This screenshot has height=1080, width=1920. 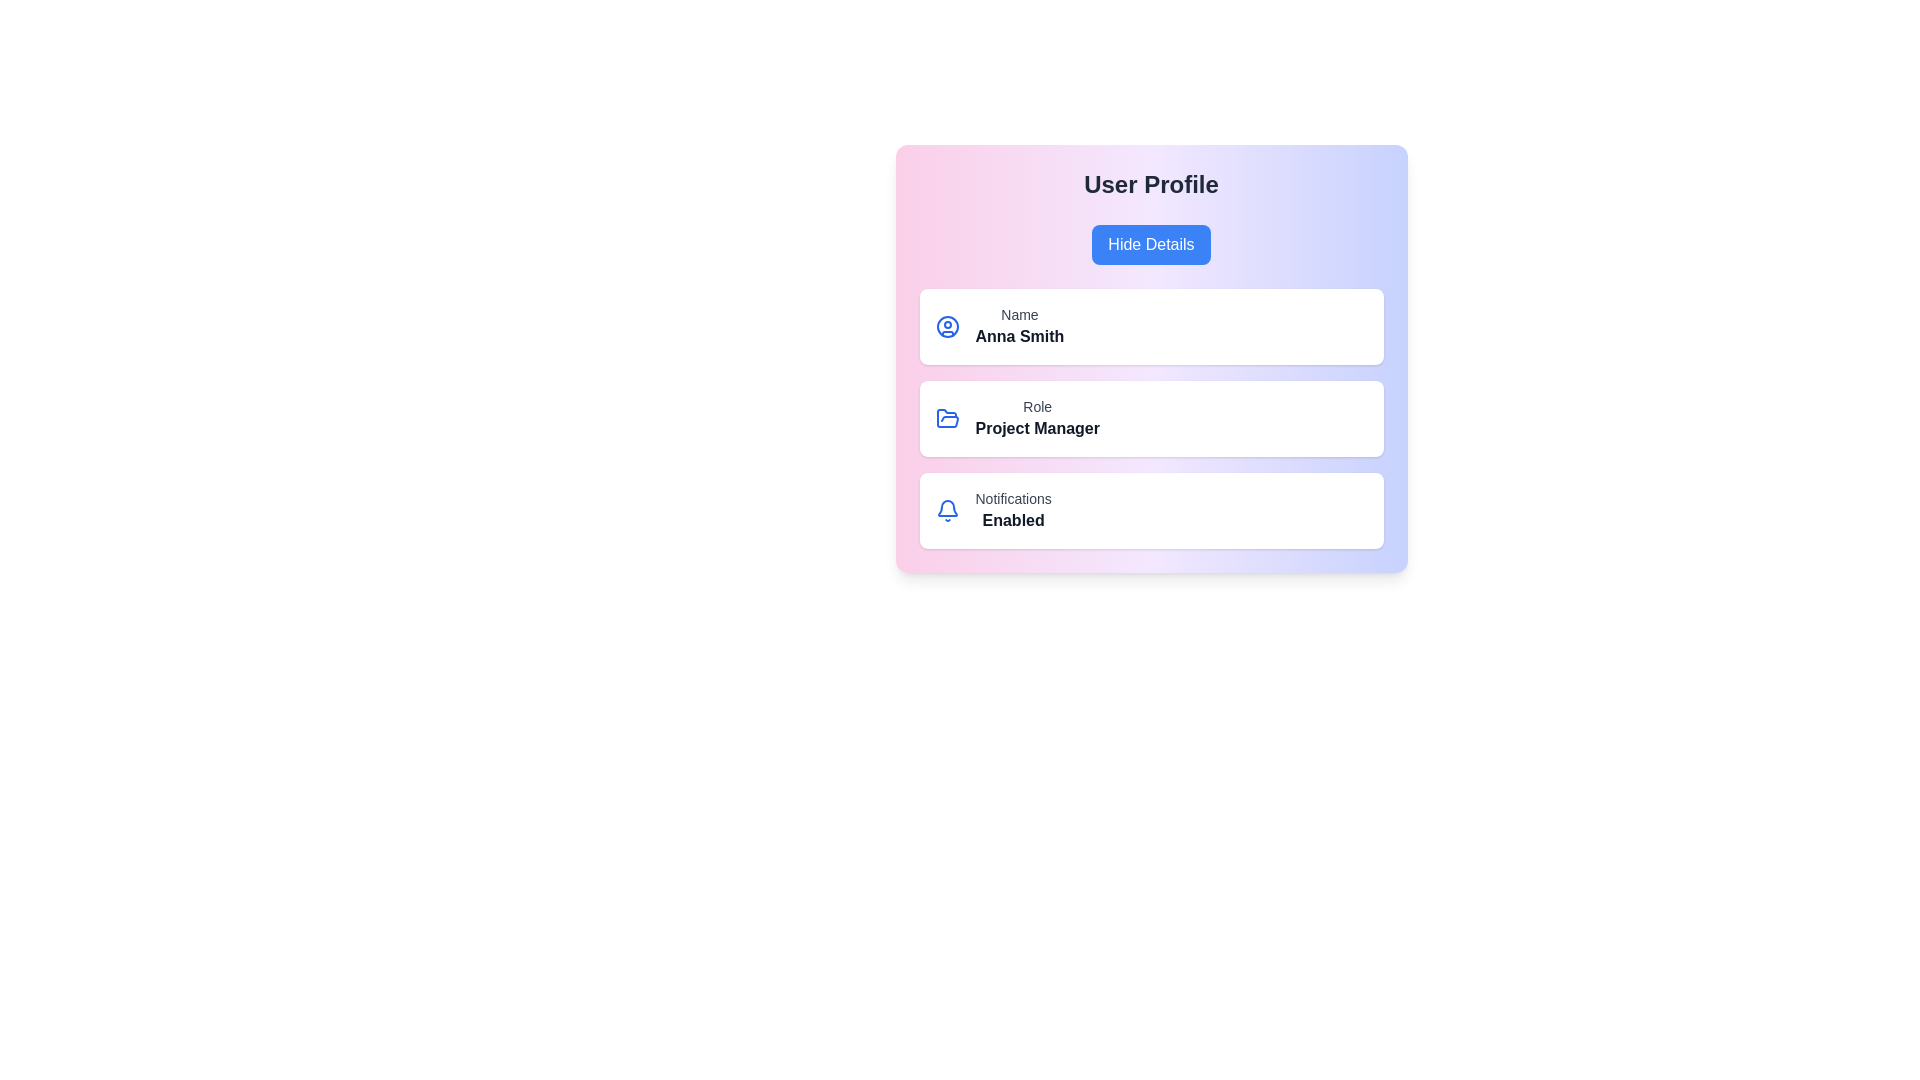 I want to click on name displayed, which is 'Anna Smith', in the Textual Content Display labeled 'Name' on the top card of the user profile interface, so click(x=1019, y=326).